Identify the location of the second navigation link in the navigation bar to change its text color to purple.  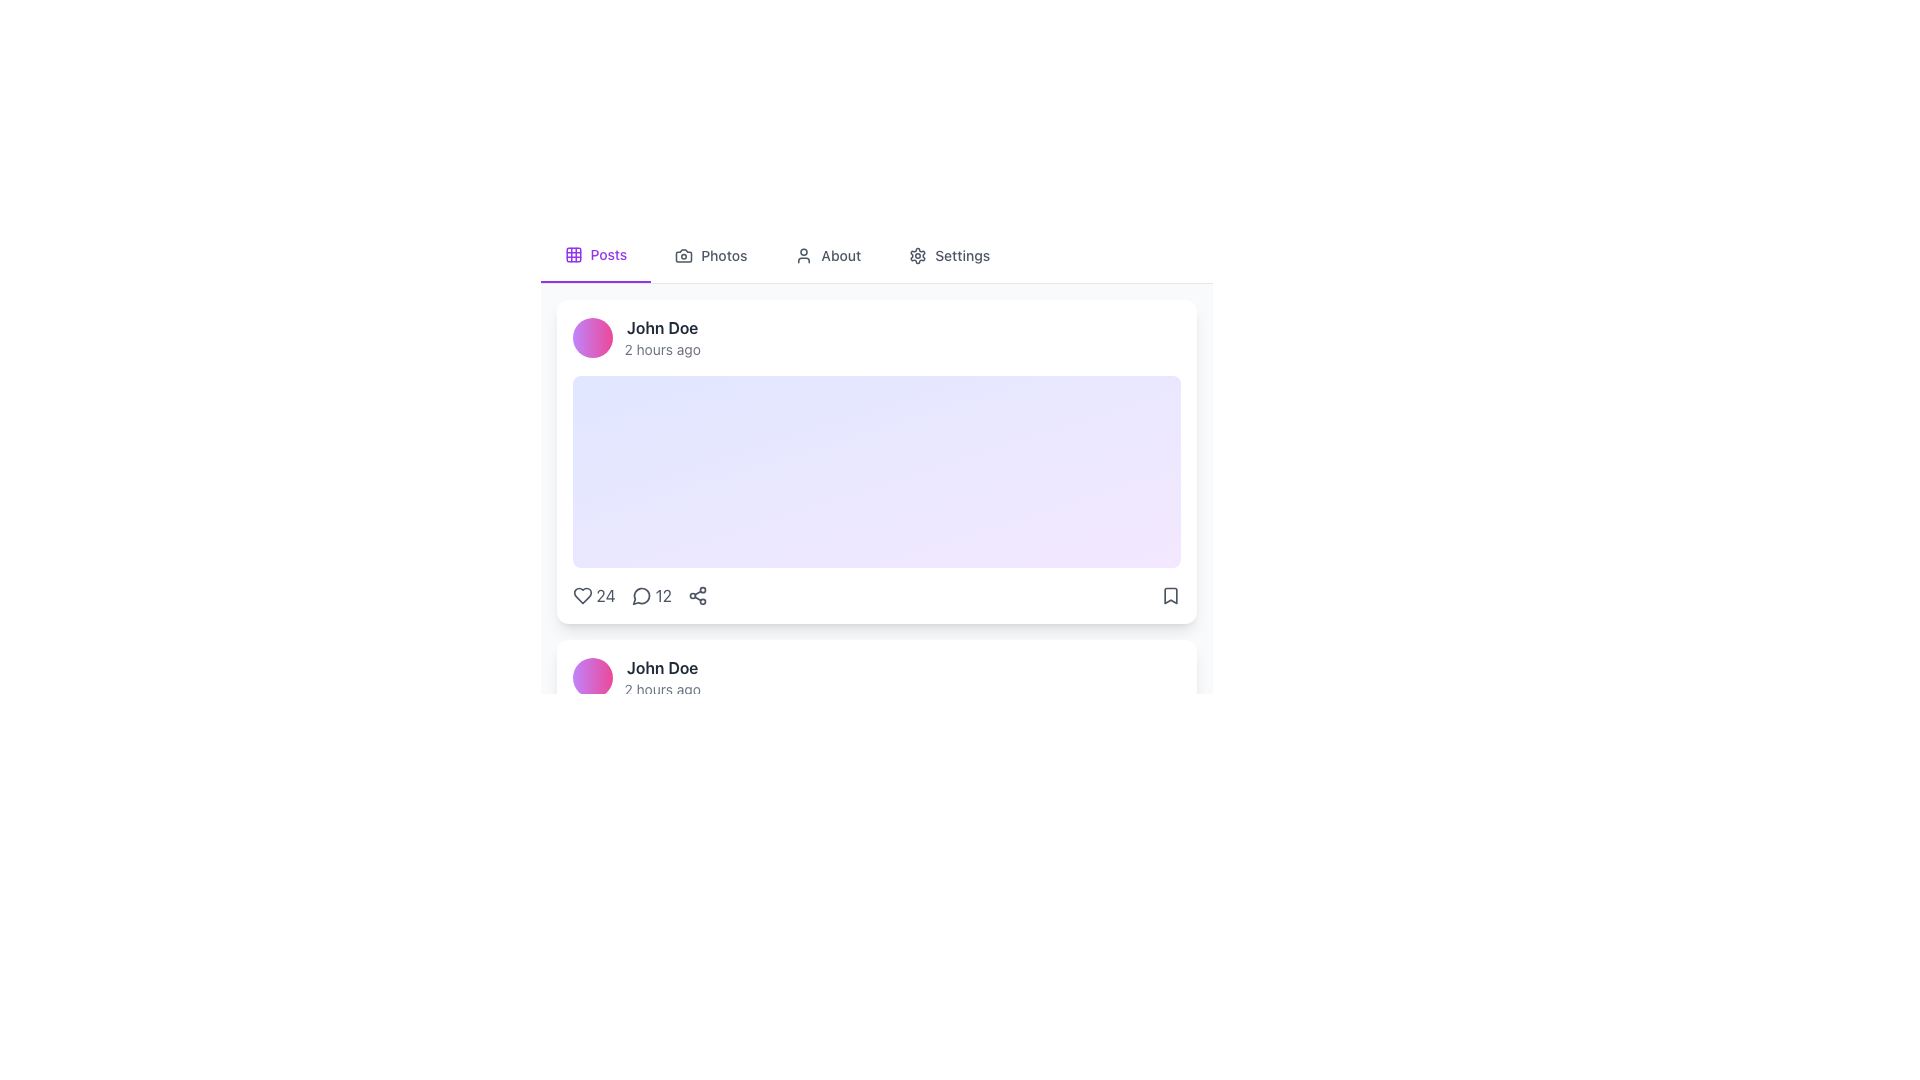
(711, 254).